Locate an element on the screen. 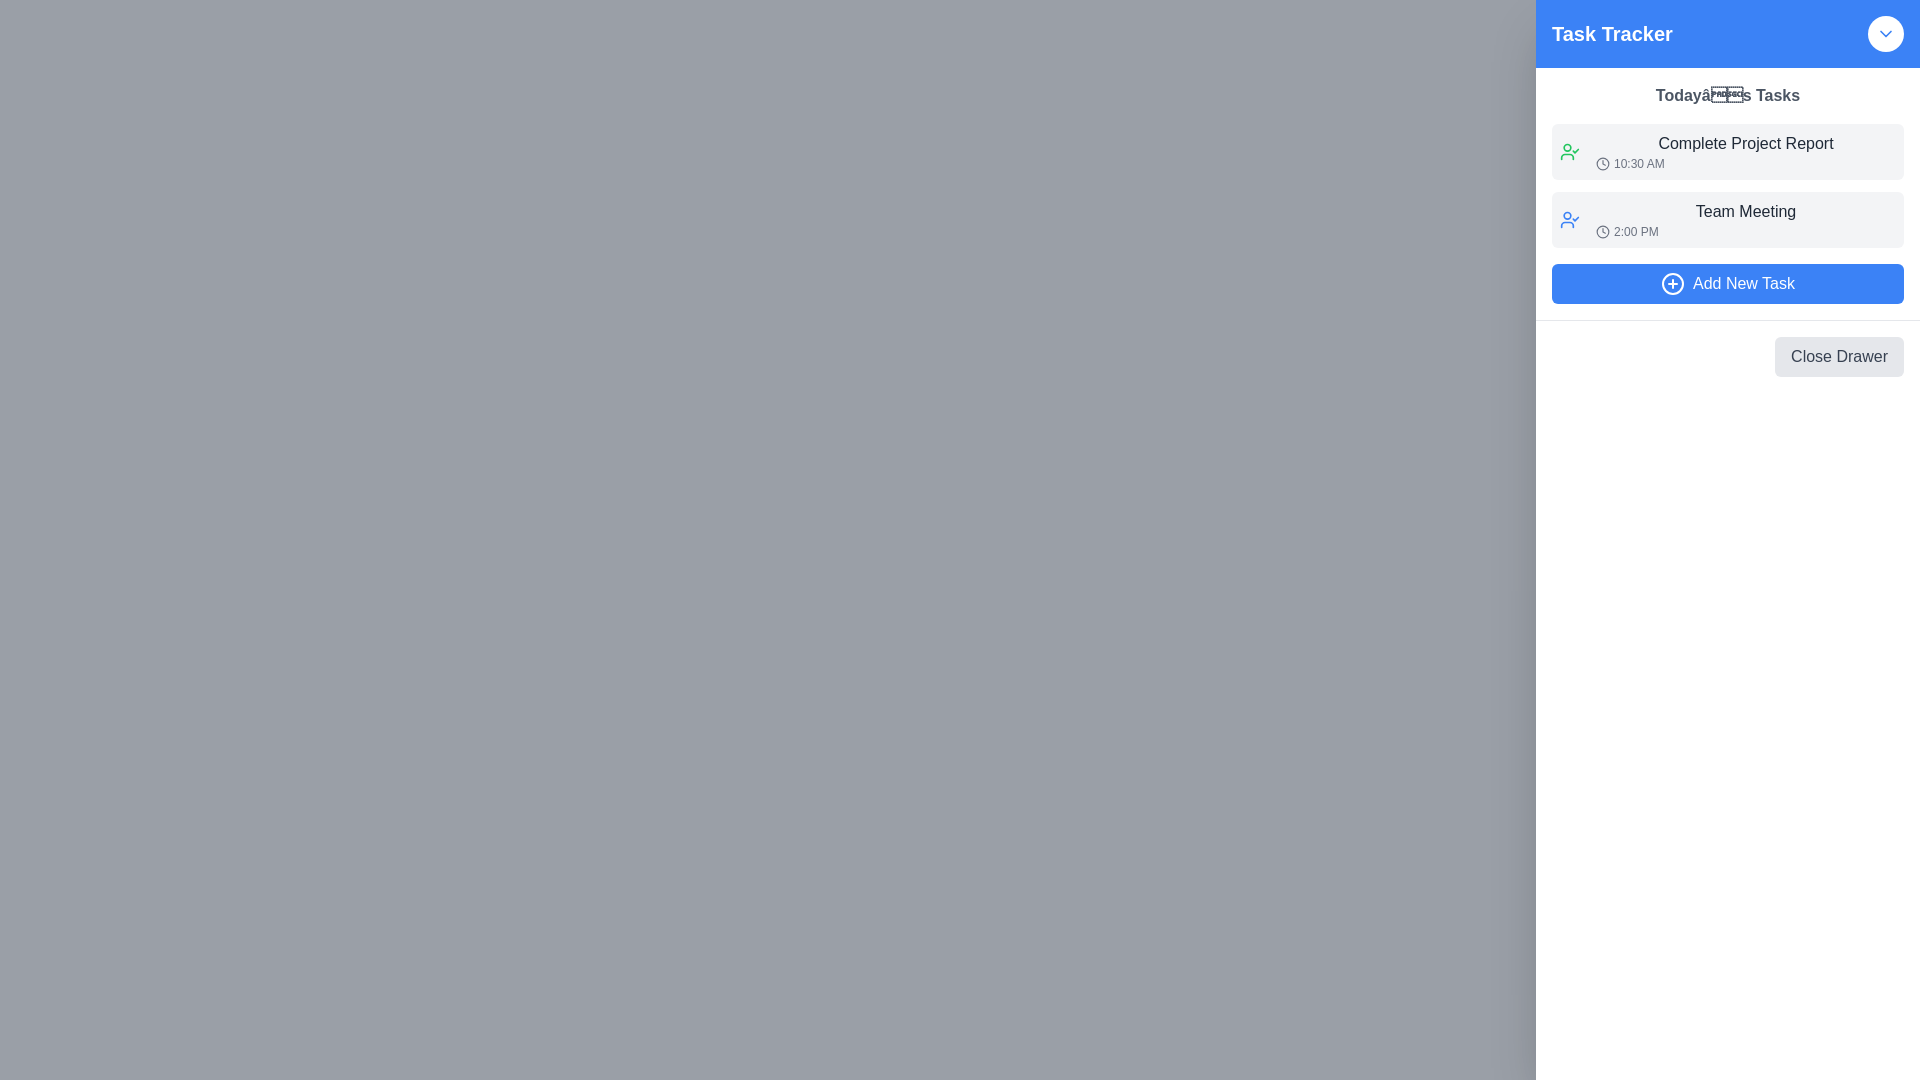 The image size is (1920, 1080). the circular icon with a blue outline and a white plus sign, located to the left of the 'Add New Task' button is located at coordinates (1673, 284).